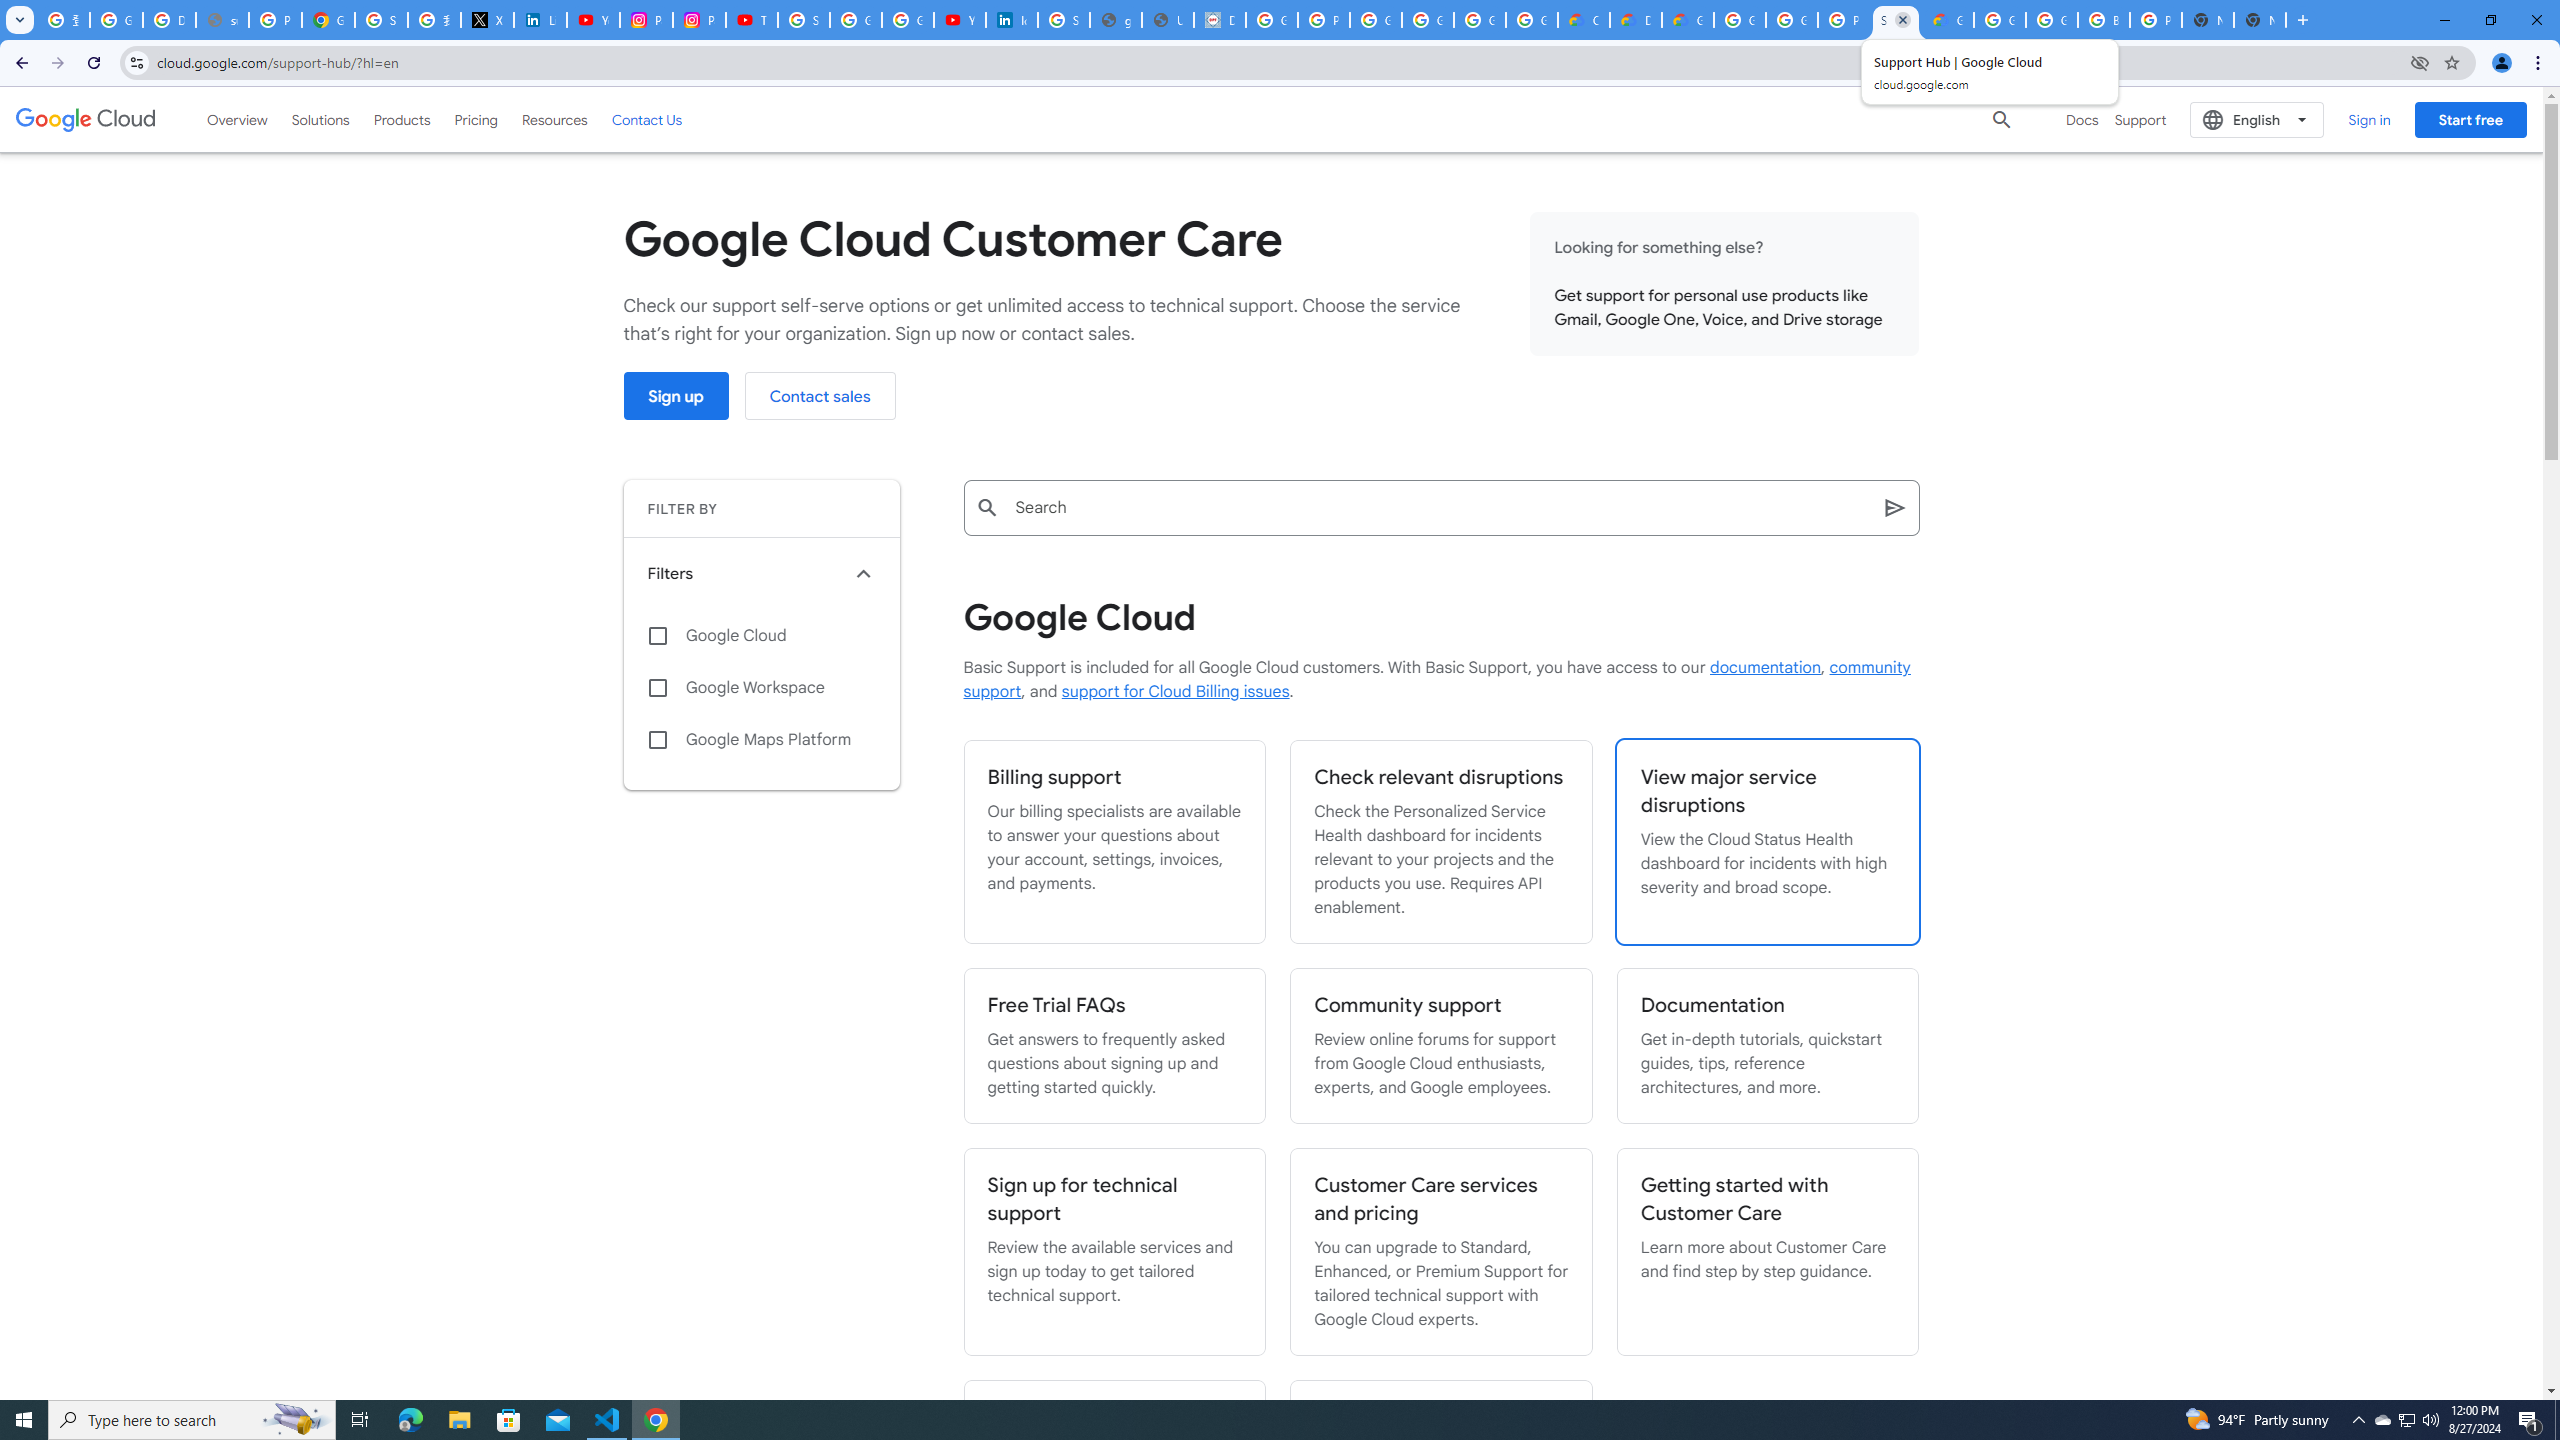  What do you see at coordinates (1687, 19) in the screenshot?
I see `'Gemini for Business and Developers | Google Cloud'` at bounding box center [1687, 19].